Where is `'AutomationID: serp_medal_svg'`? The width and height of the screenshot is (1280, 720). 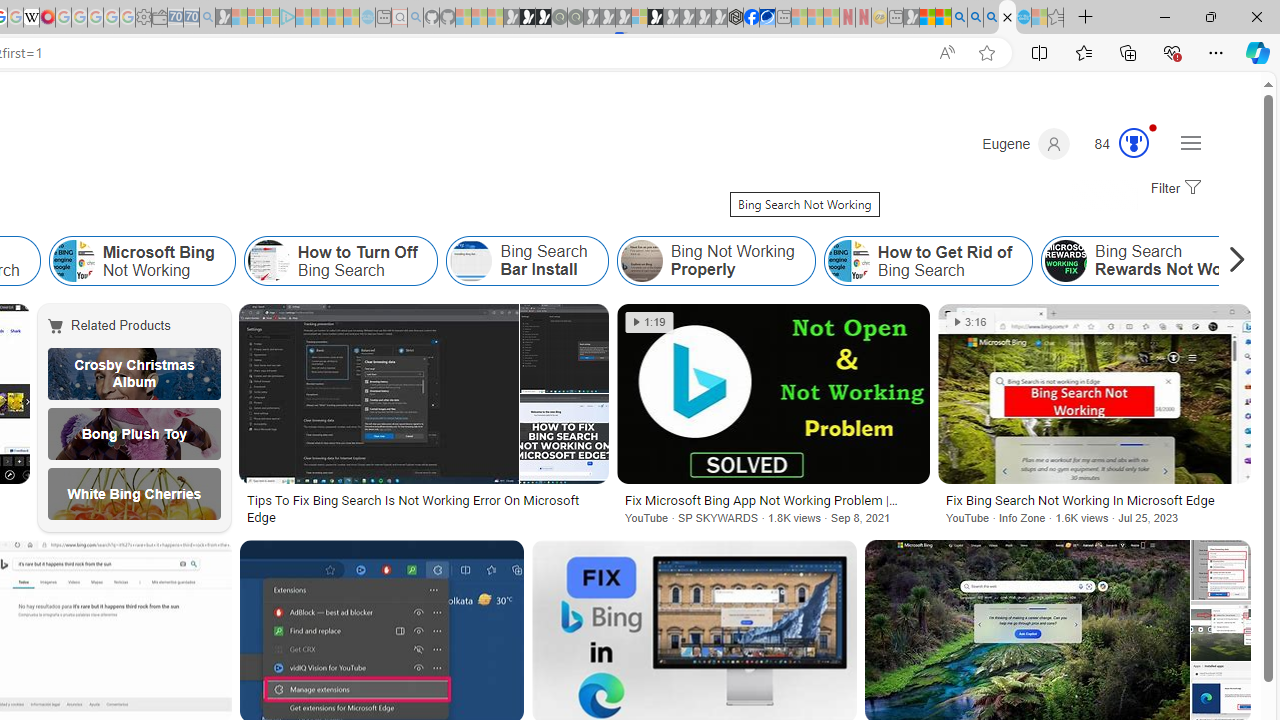
'AutomationID: serp_medal_svg' is located at coordinates (1133, 141).